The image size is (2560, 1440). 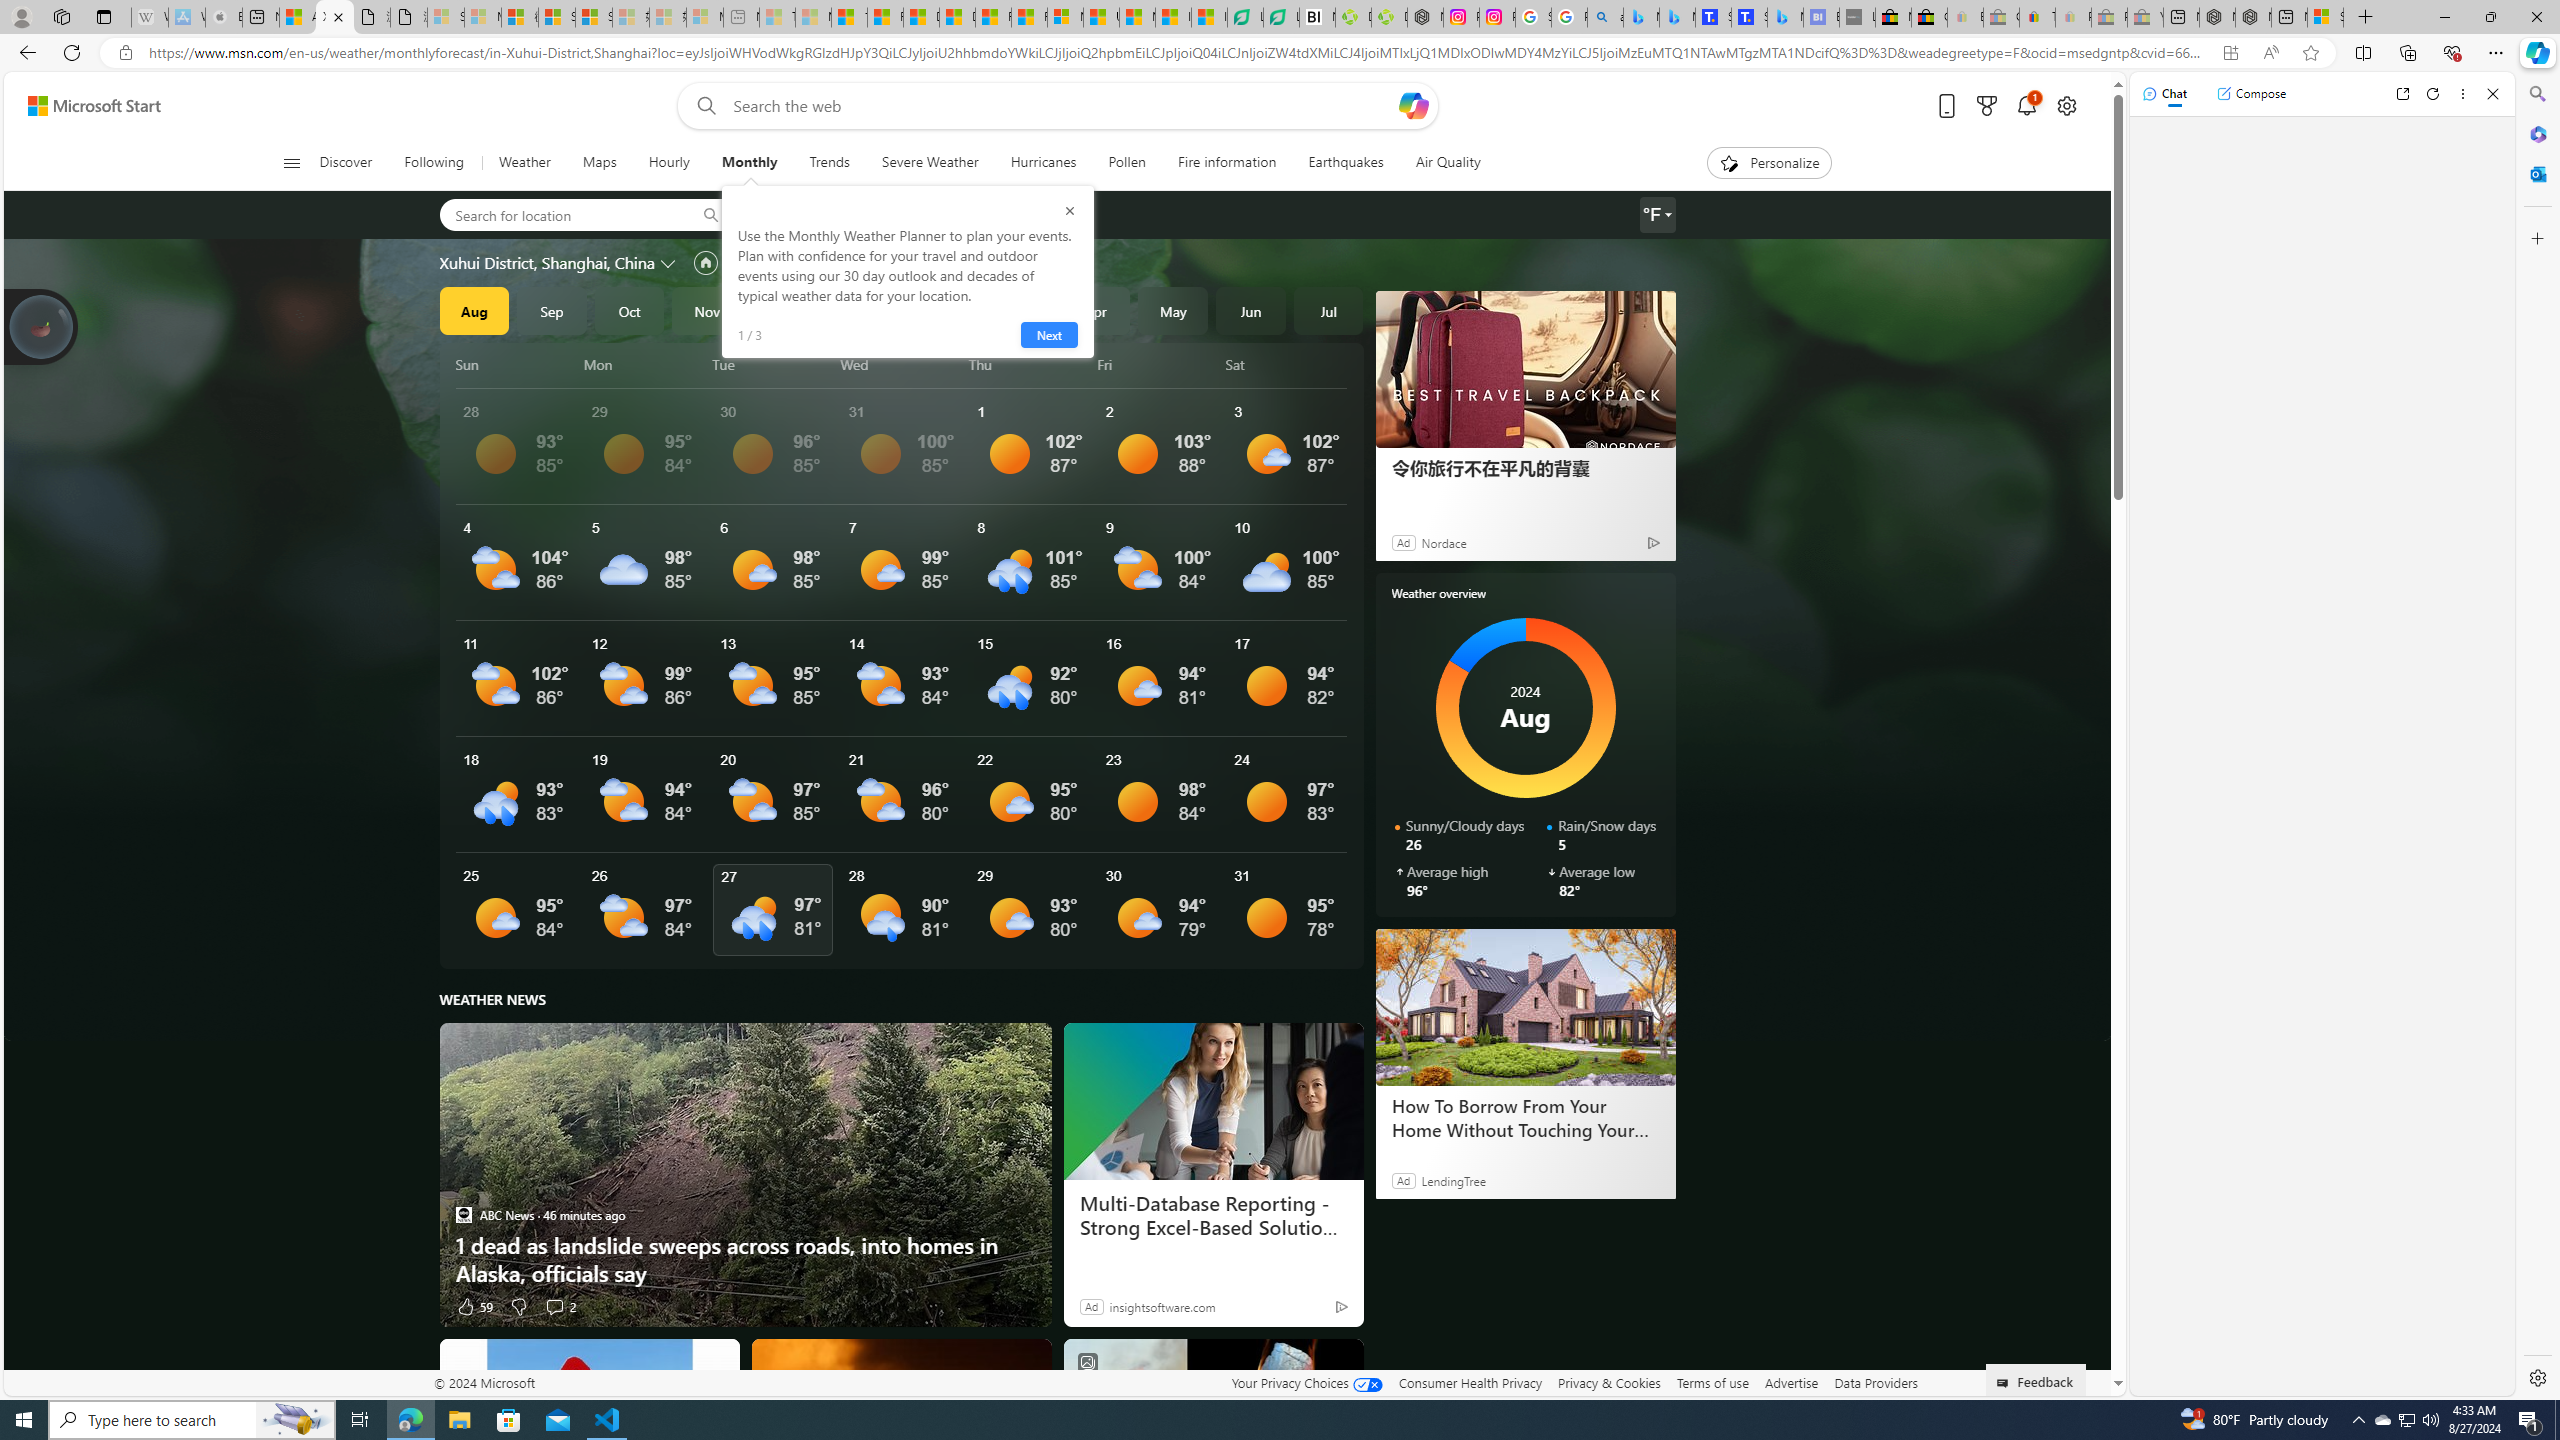 I want to click on 'Earthquakes', so click(x=1345, y=162).